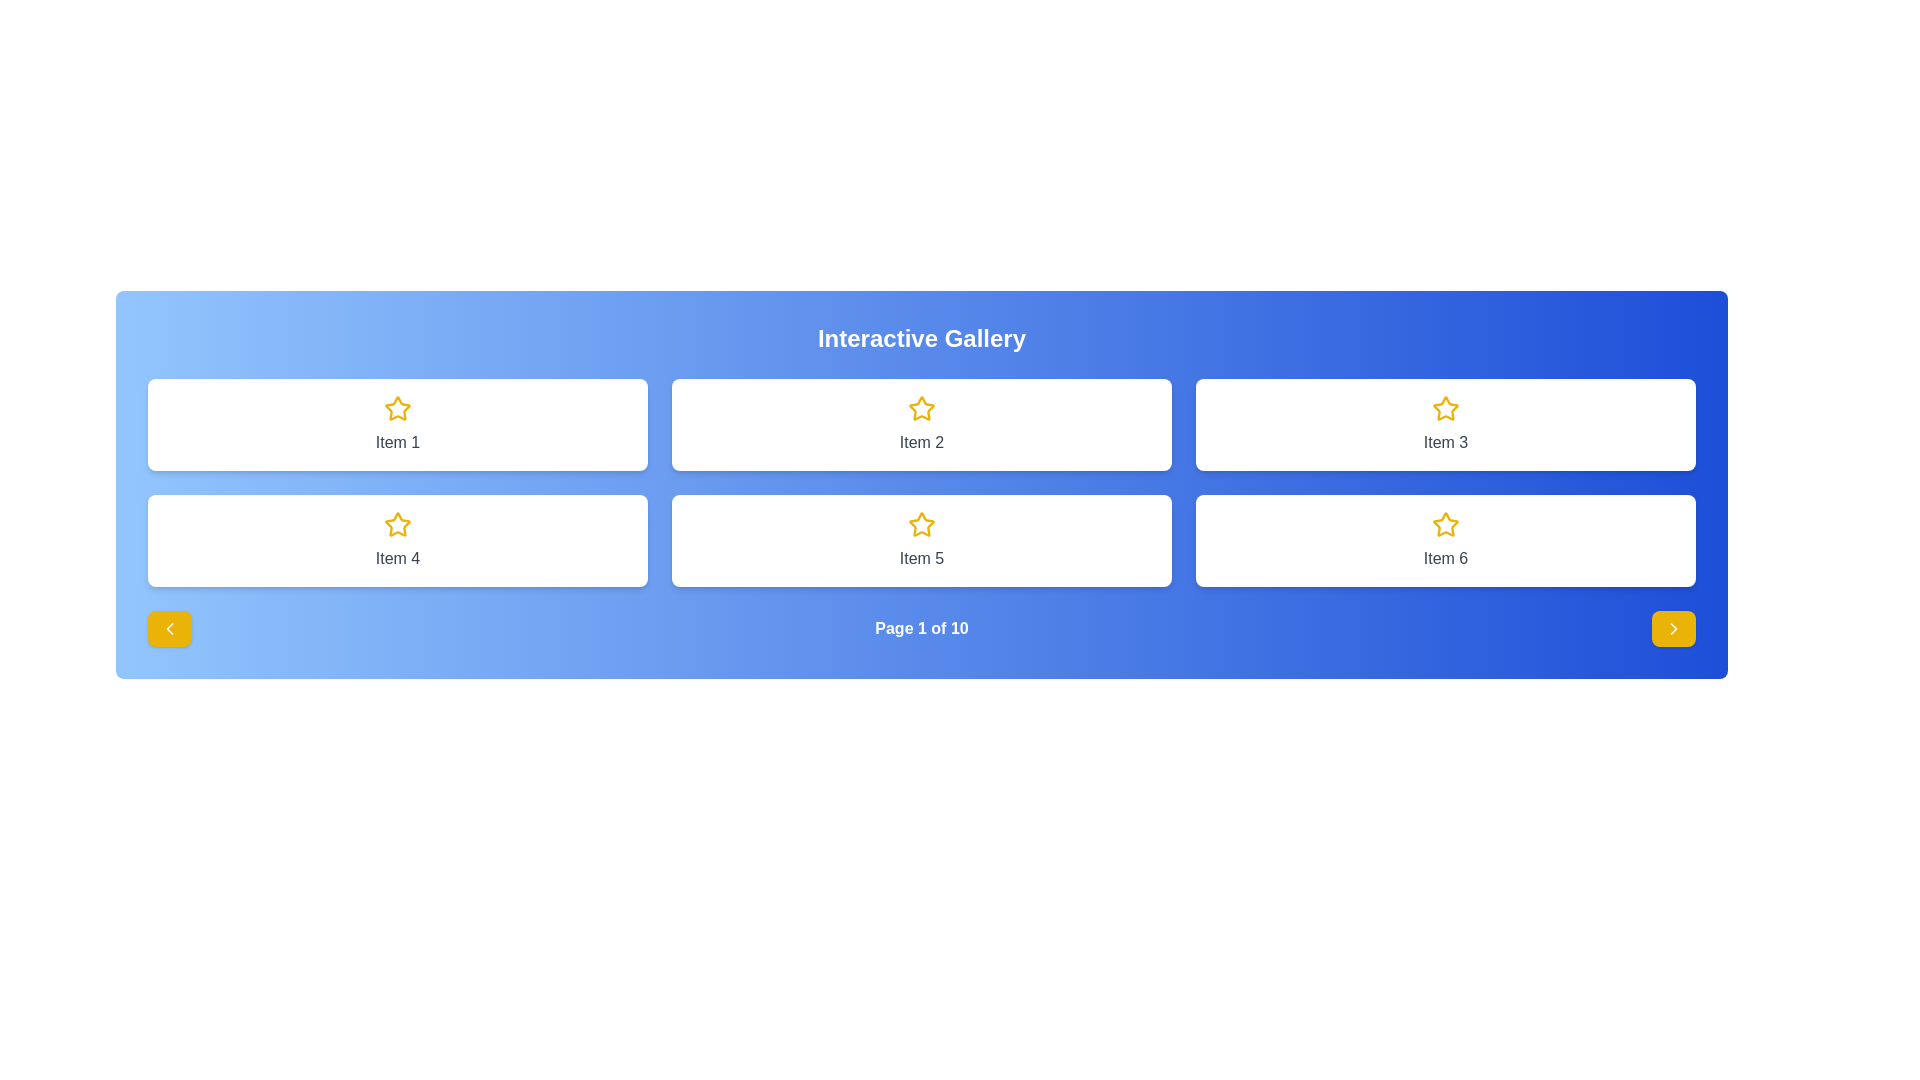  What do you see at coordinates (1445, 407) in the screenshot?
I see `the star-shaped icon with a yellow outline located at the top-left corner of the card labeled 'Item 3'` at bounding box center [1445, 407].